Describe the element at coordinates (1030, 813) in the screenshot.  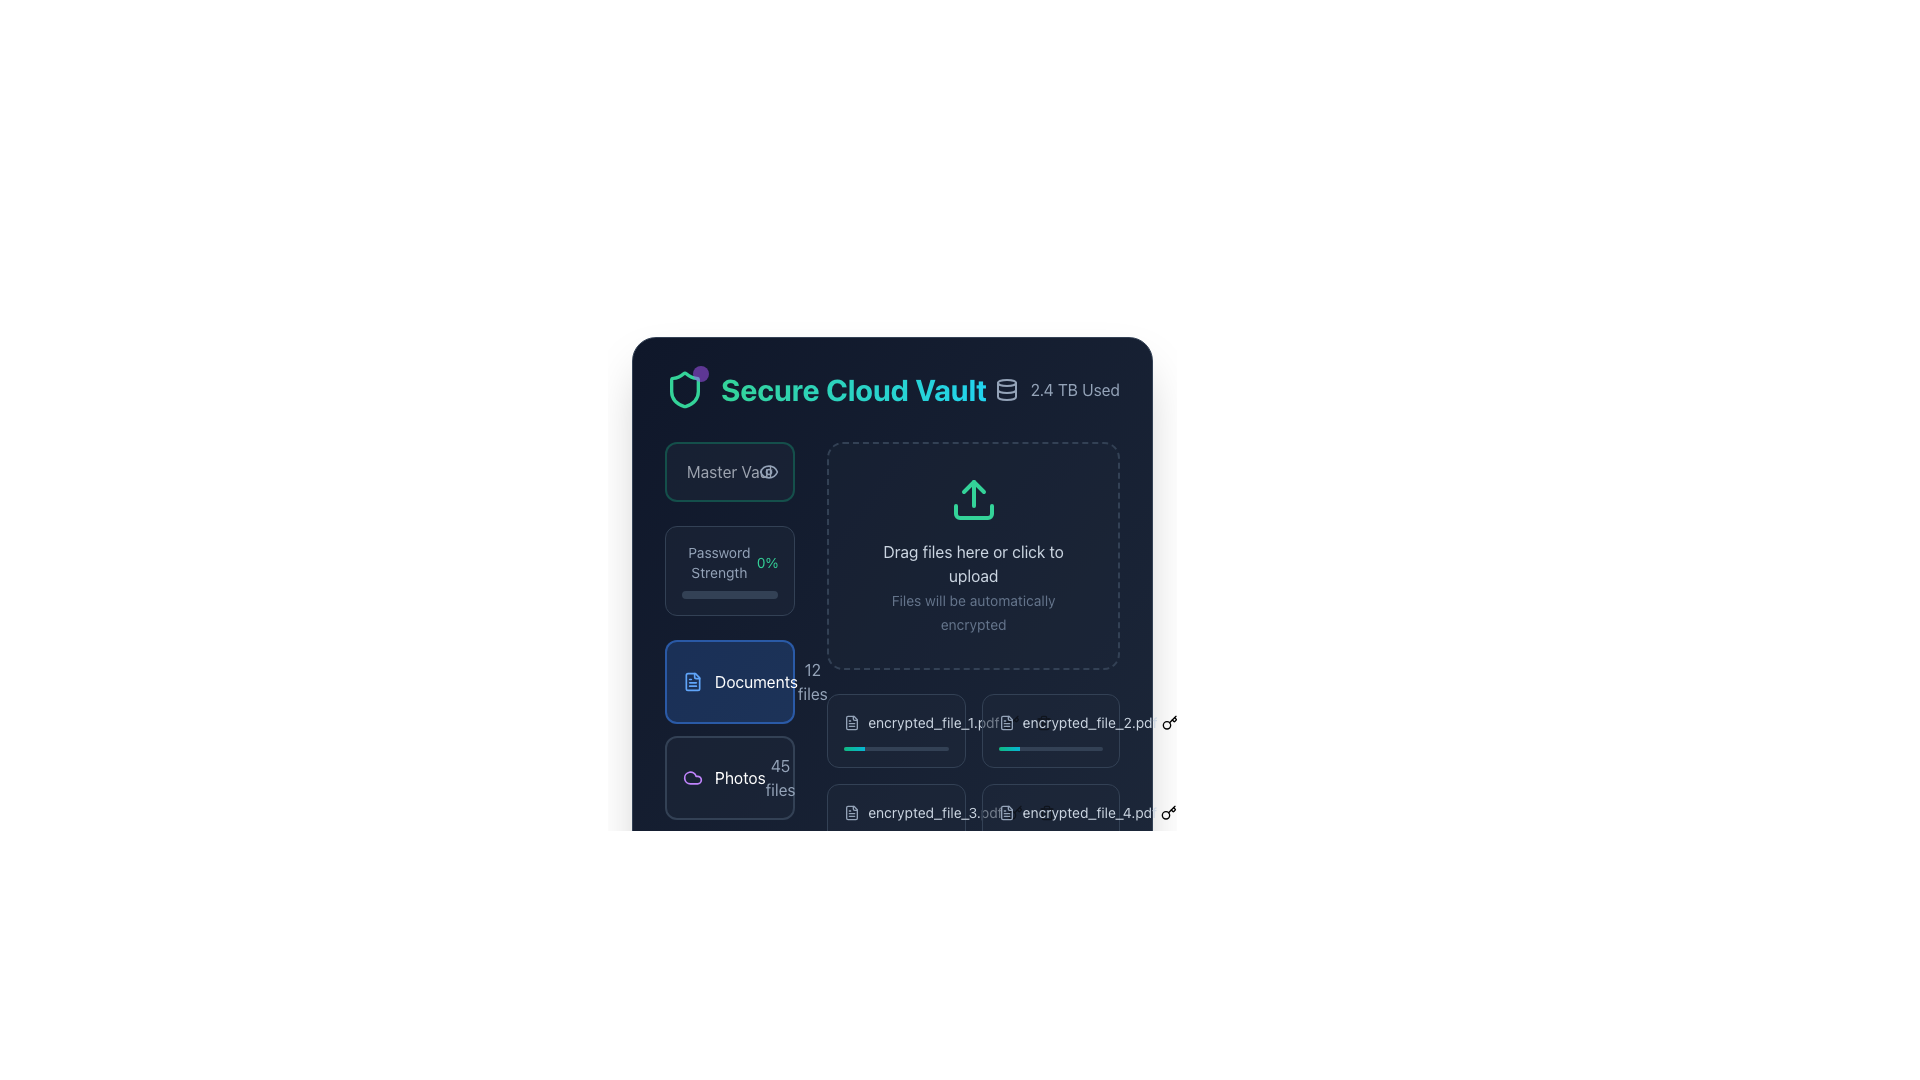
I see `the trash can icon` at that location.